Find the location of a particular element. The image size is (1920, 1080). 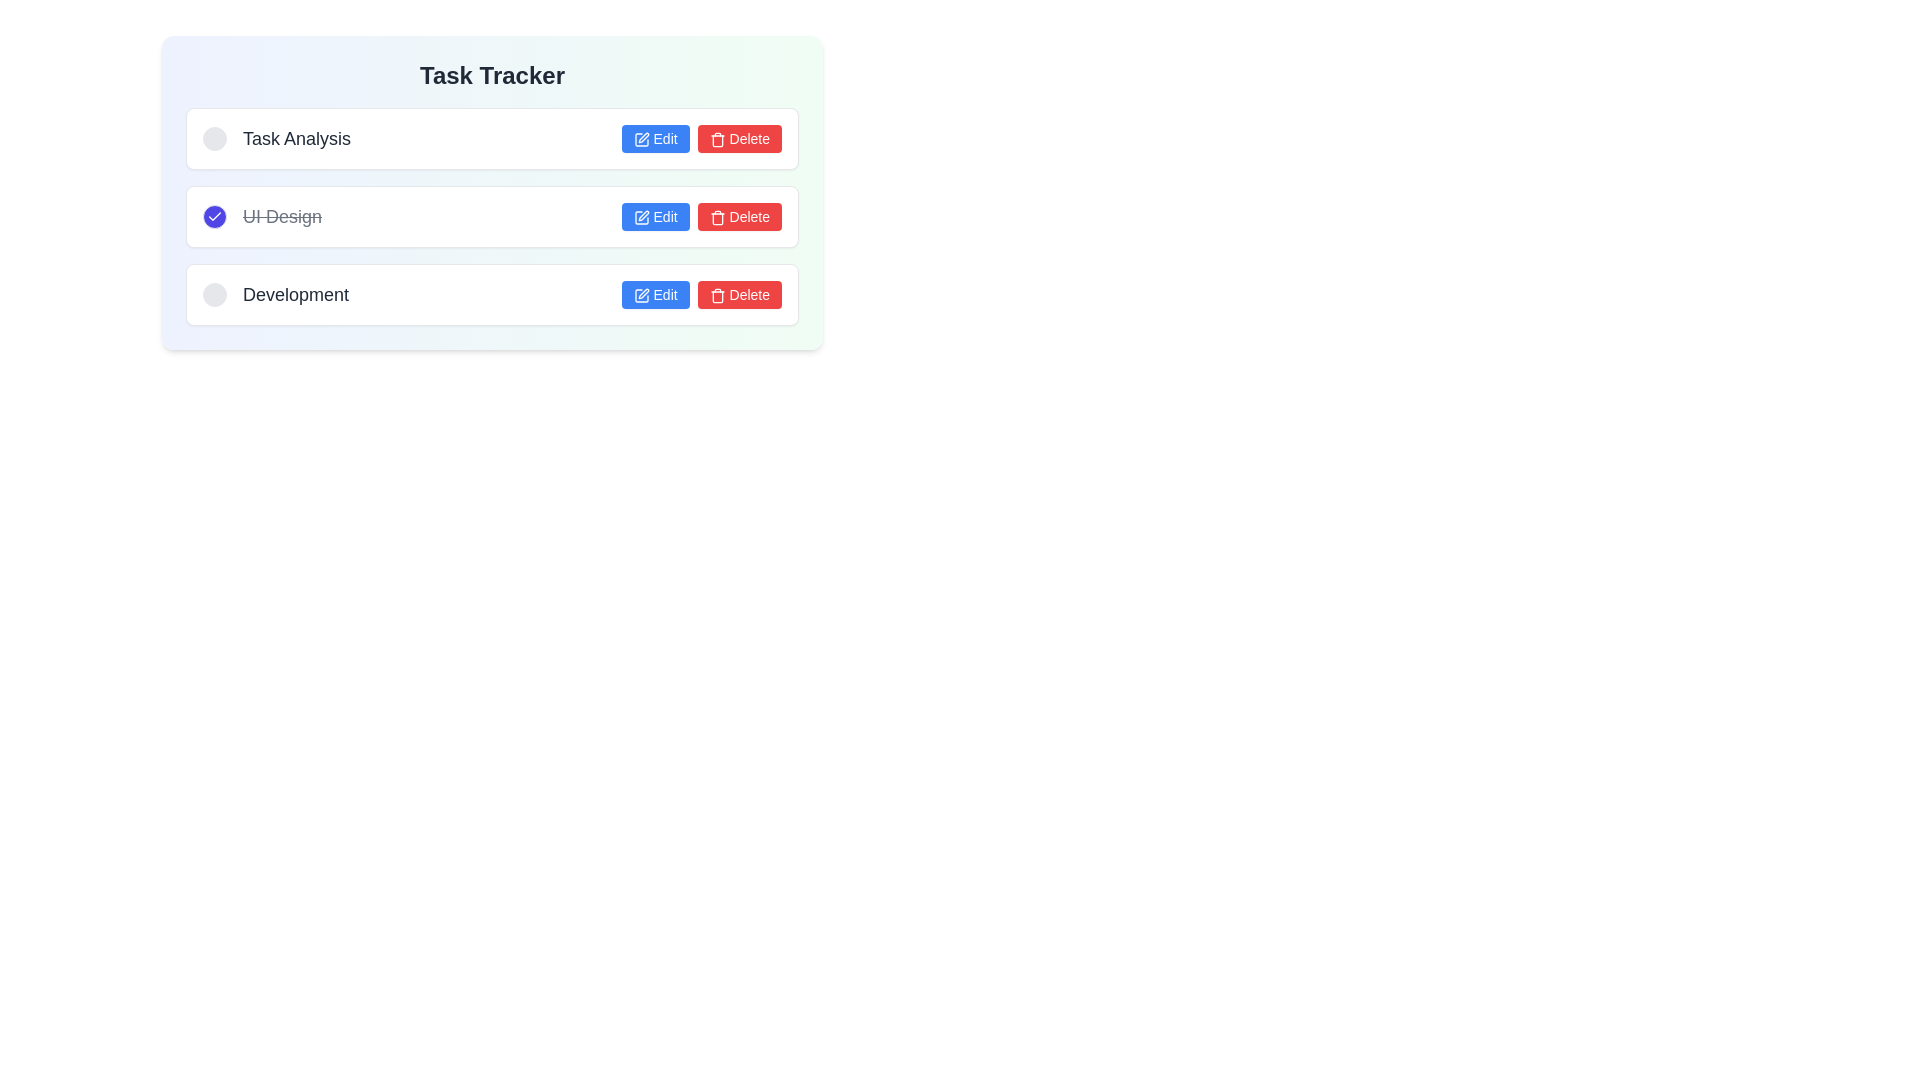

the 'Delete' button located in the top-right corner of the task entry to initiate the delete action is located at coordinates (738, 137).